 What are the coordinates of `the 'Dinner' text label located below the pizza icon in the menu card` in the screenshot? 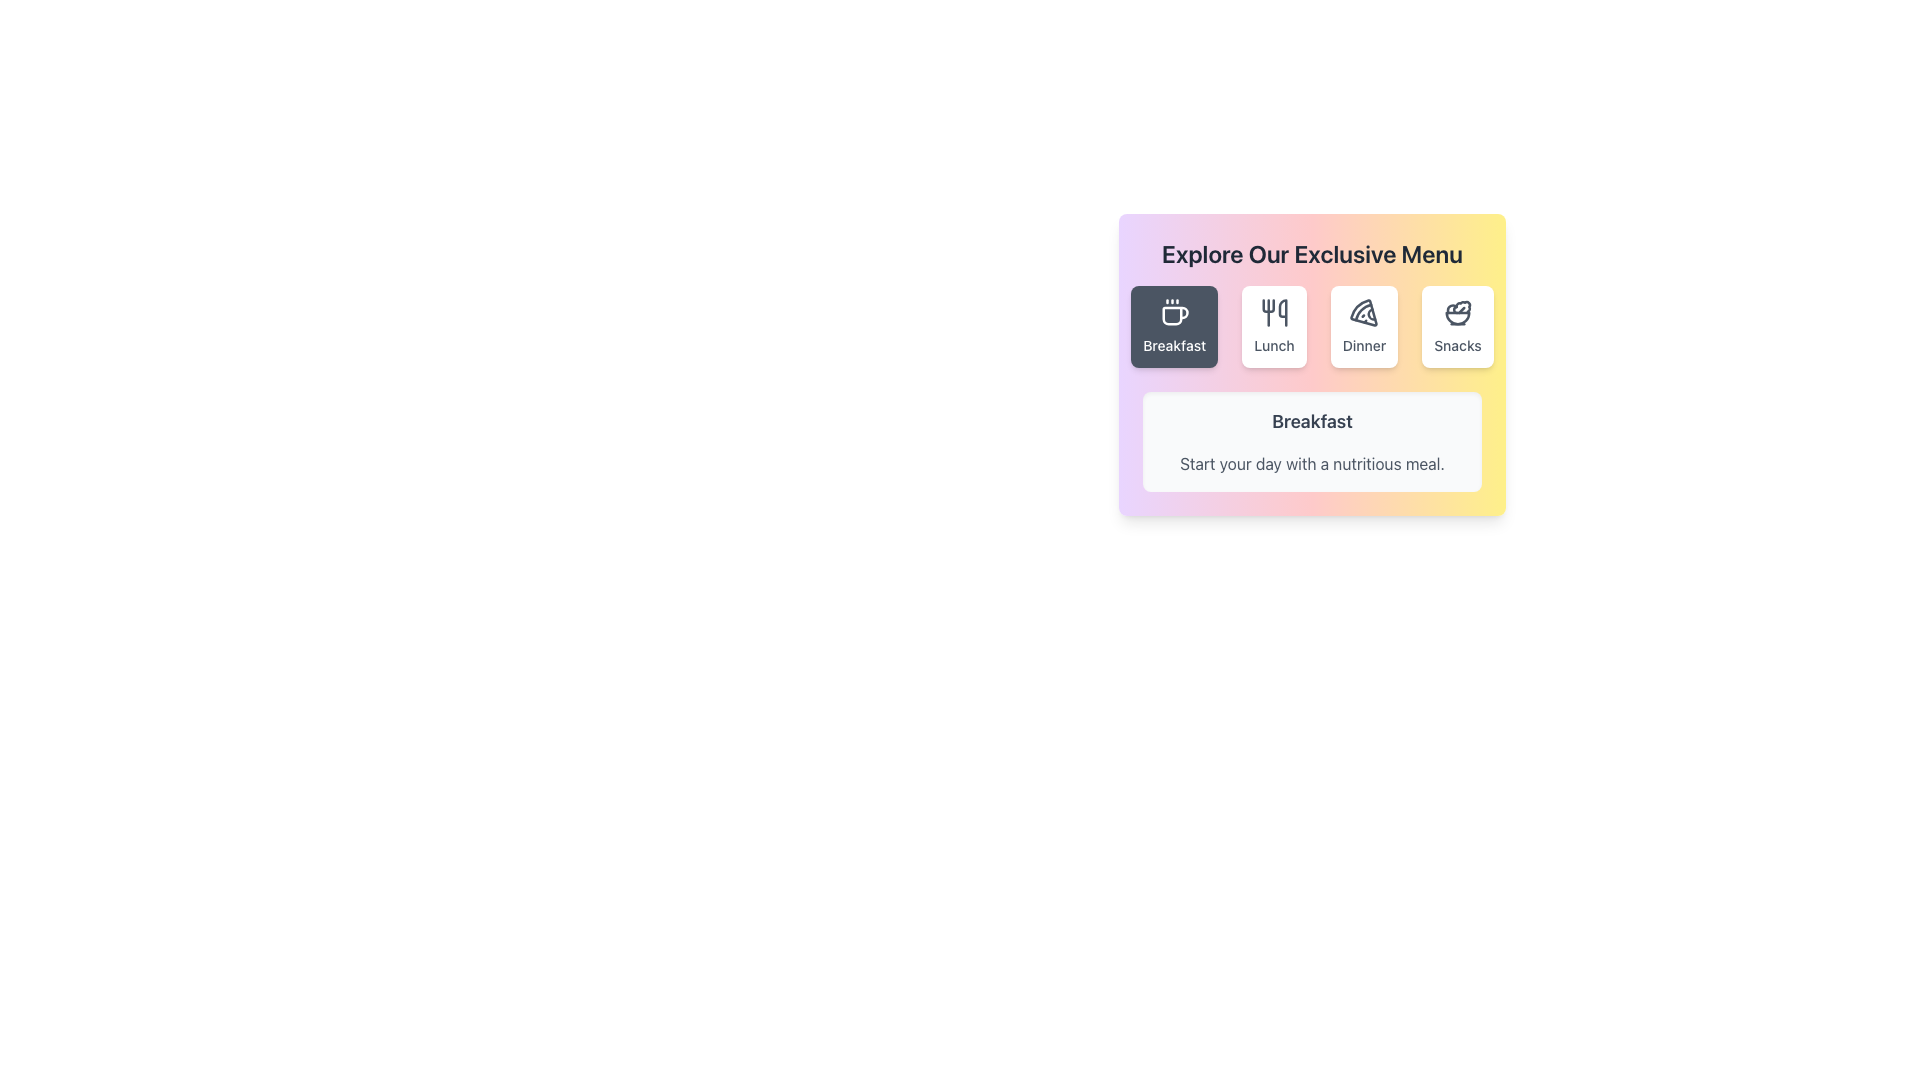 It's located at (1363, 345).